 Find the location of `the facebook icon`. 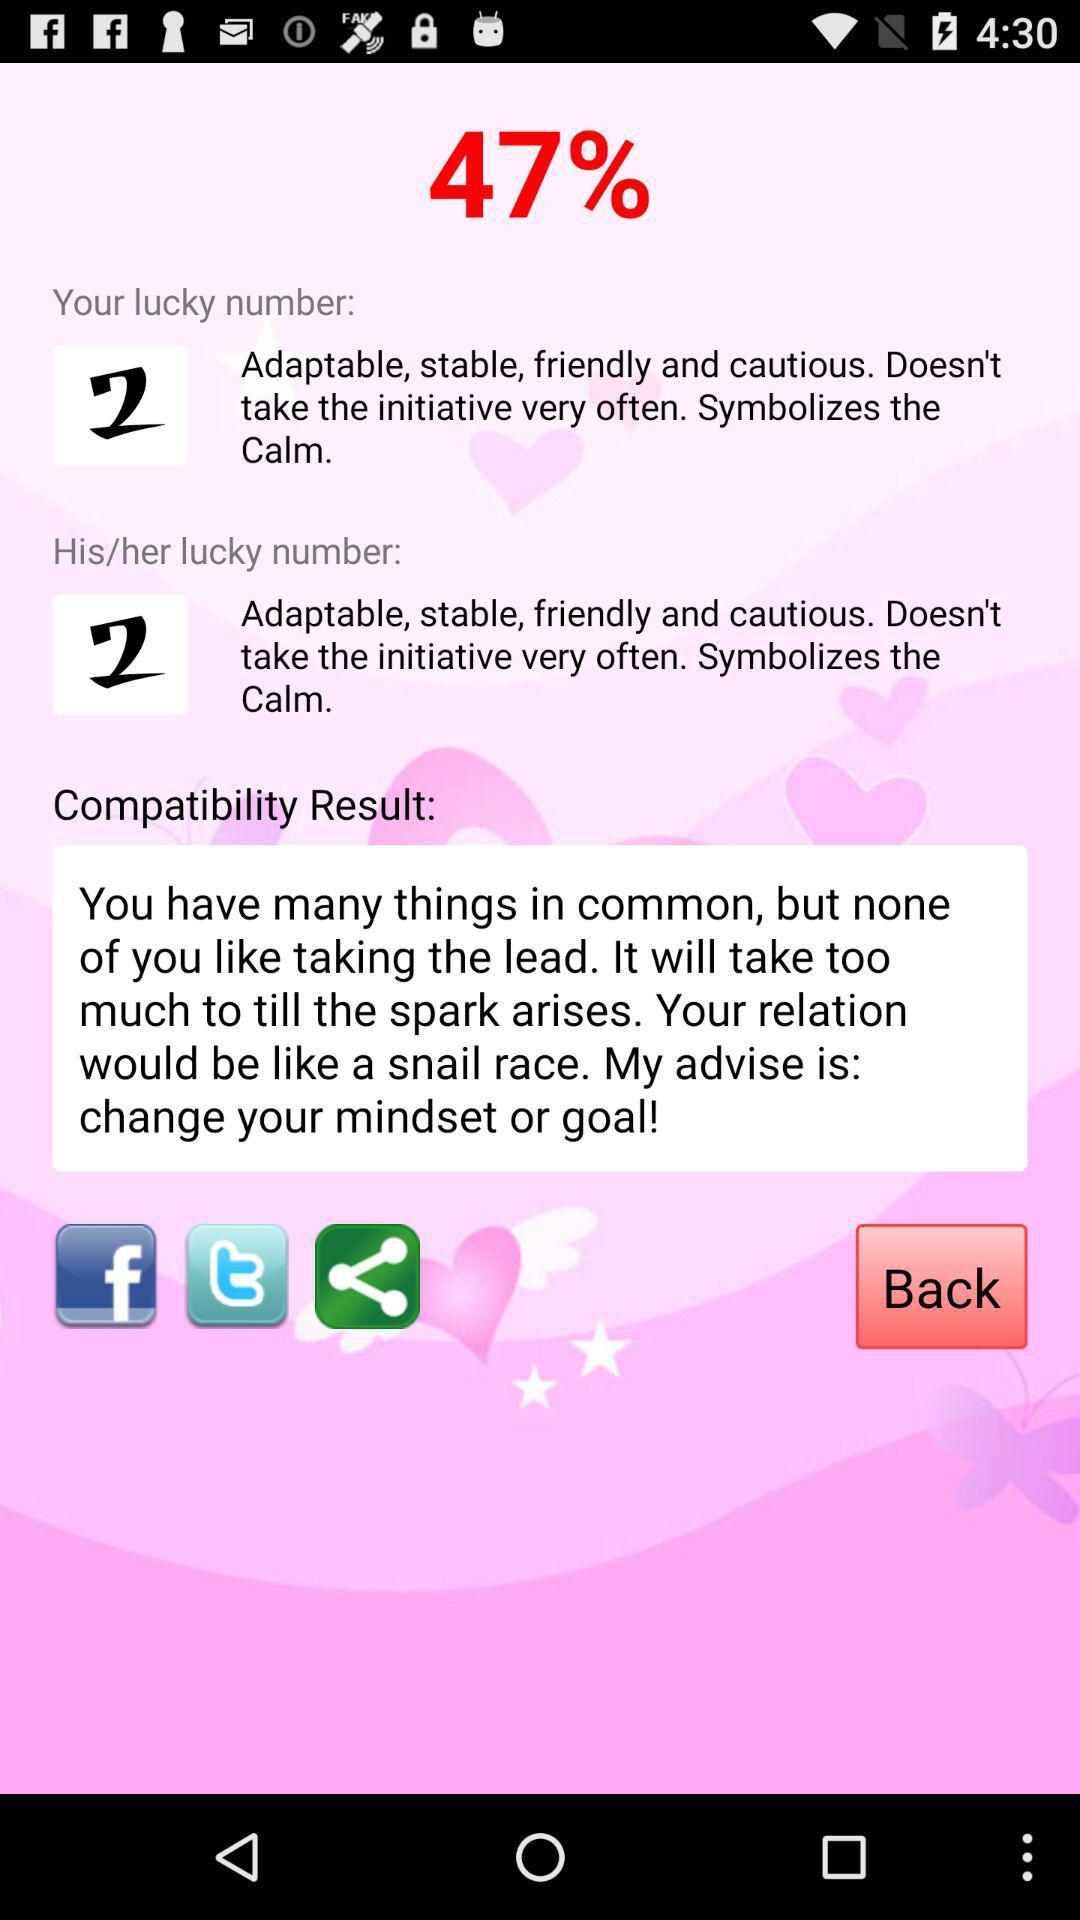

the facebook icon is located at coordinates (104, 1365).